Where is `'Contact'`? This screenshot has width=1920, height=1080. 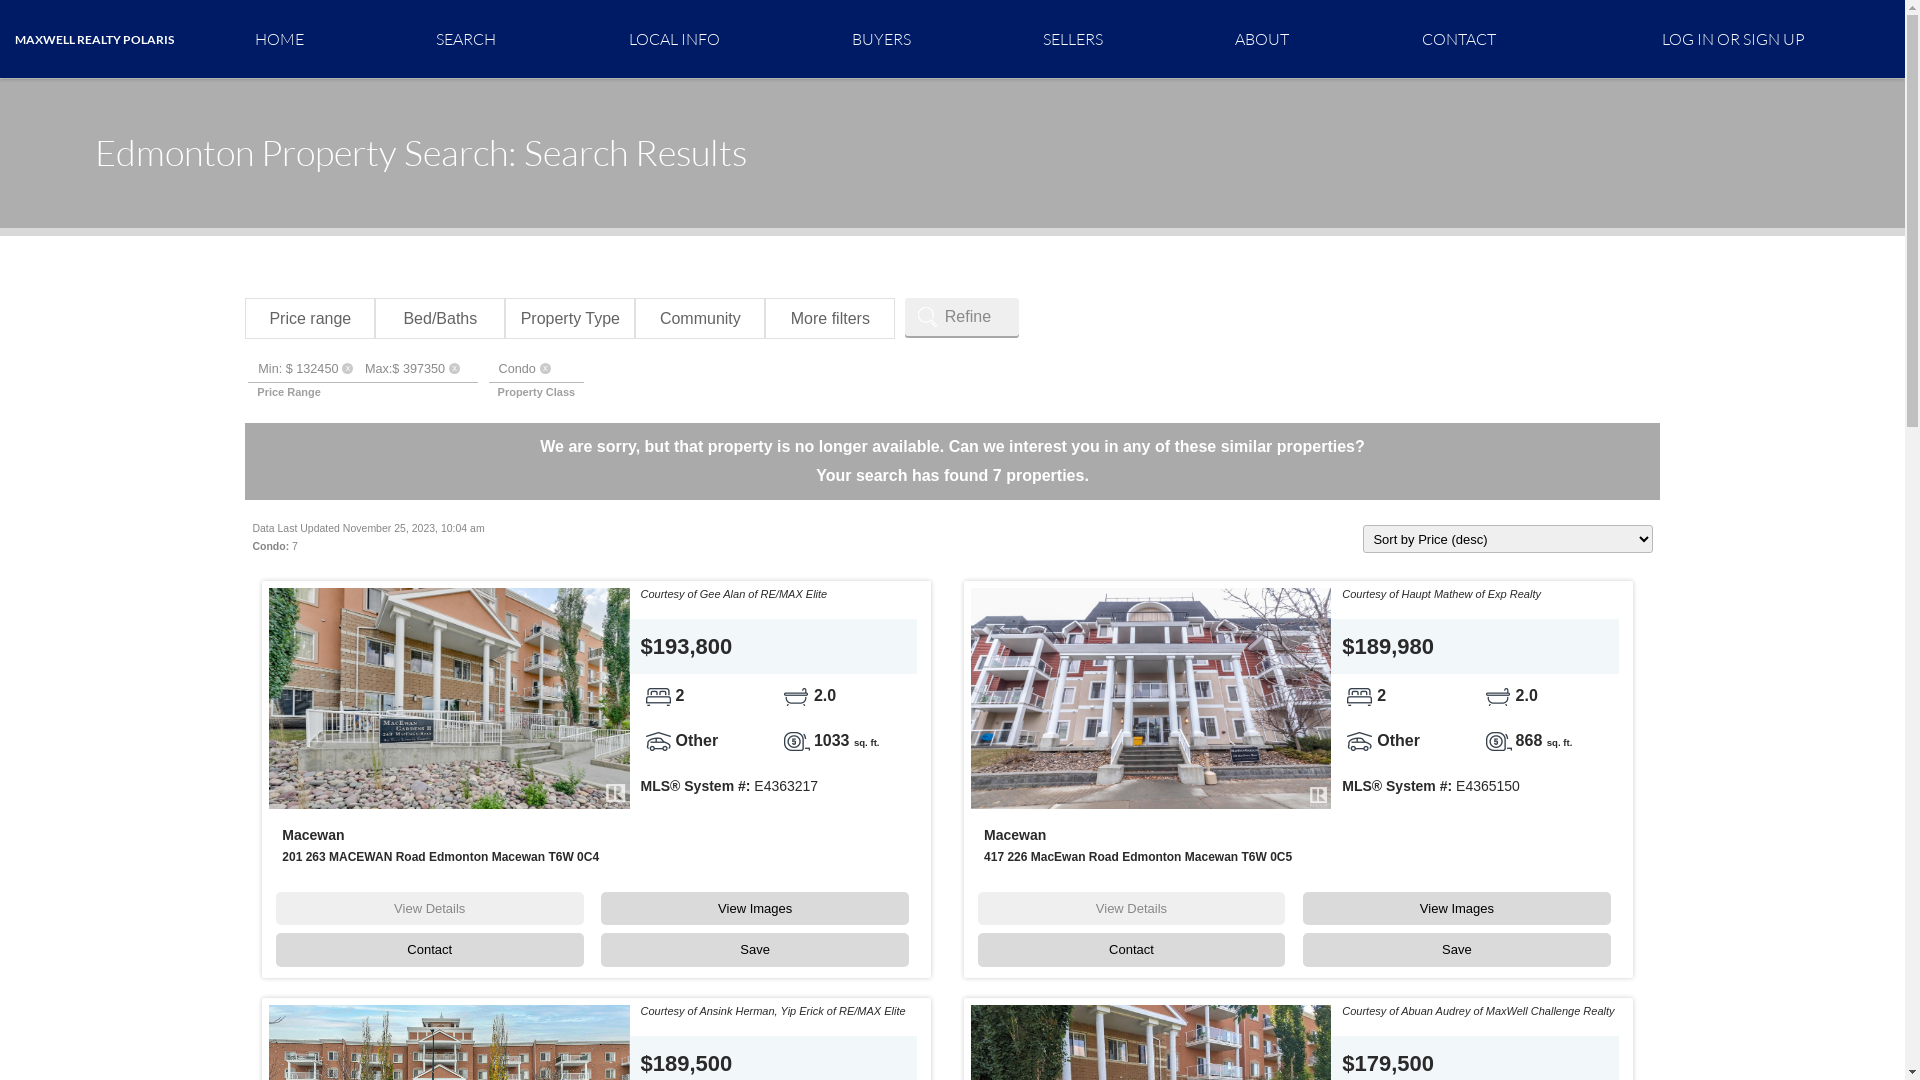 'Contact' is located at coordinates (429, 948).